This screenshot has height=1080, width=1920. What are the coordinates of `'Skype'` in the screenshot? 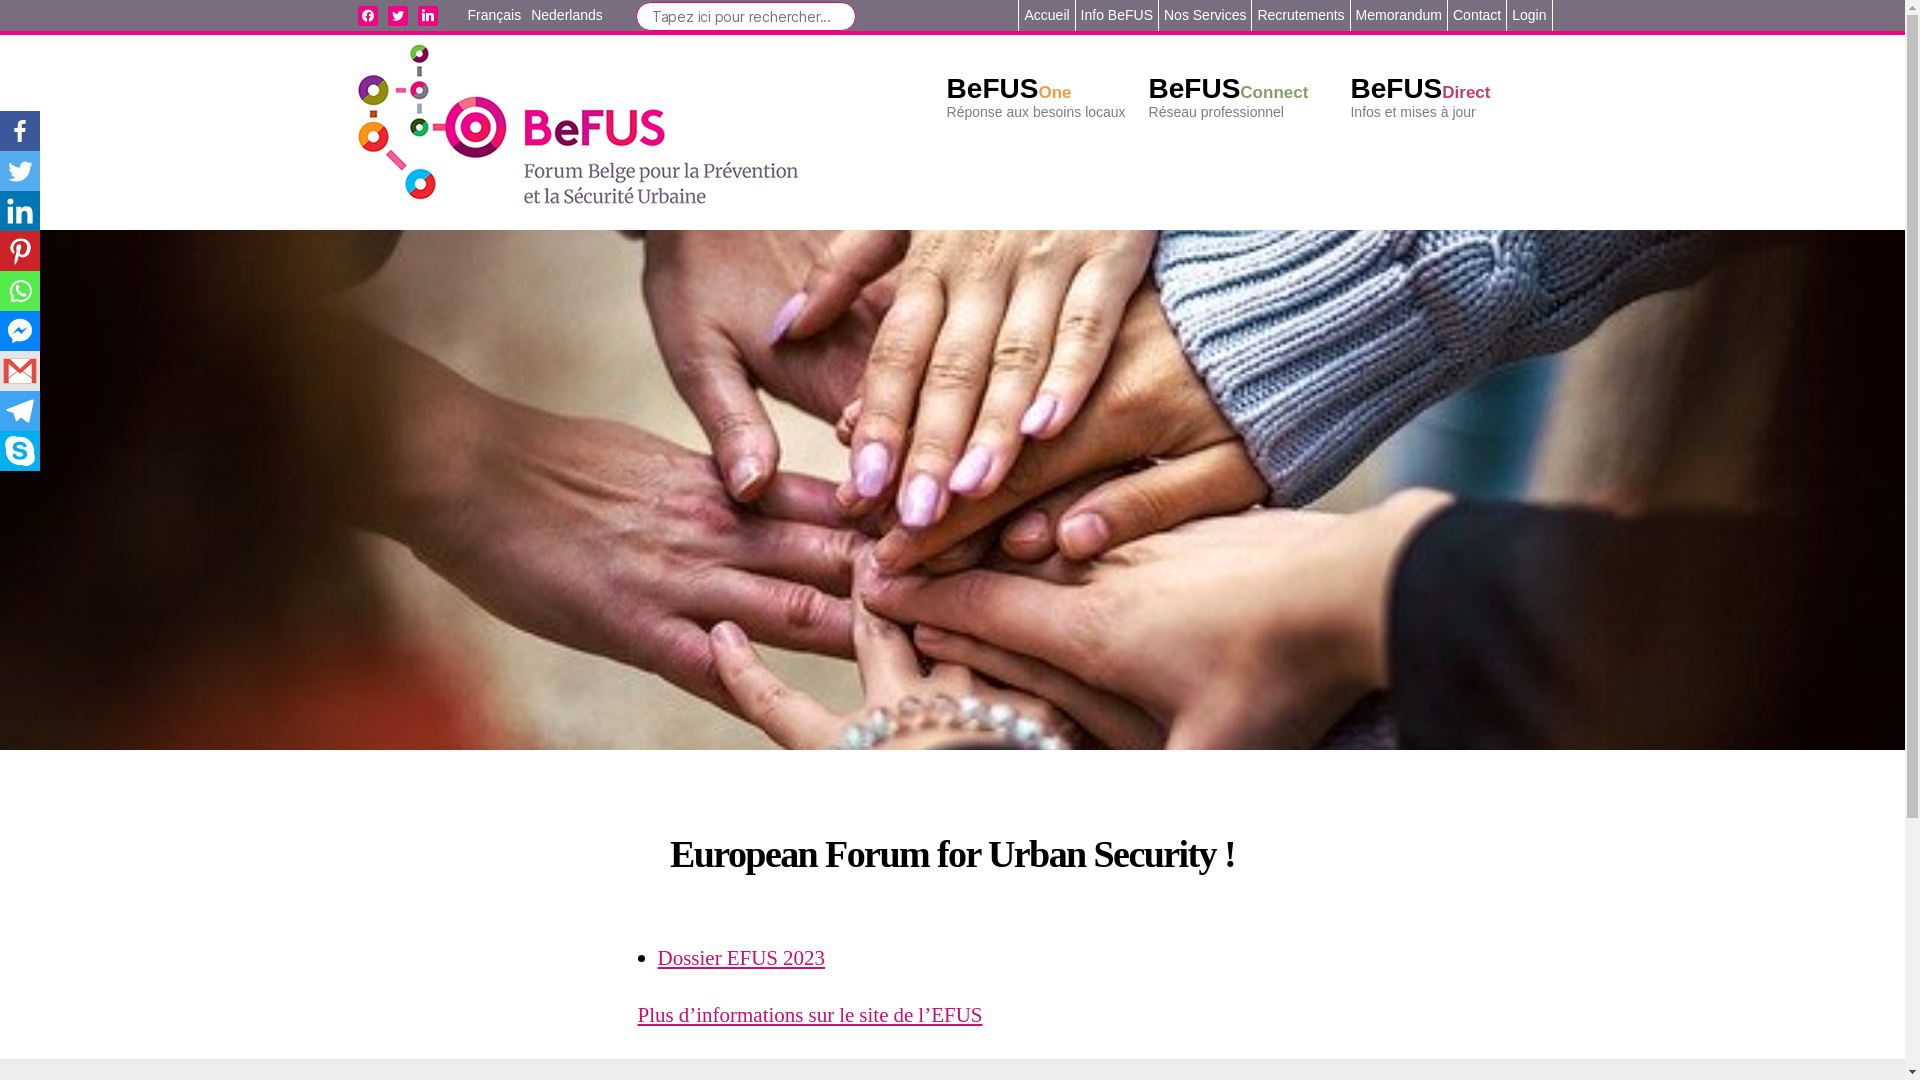 It's located at (19, 451).